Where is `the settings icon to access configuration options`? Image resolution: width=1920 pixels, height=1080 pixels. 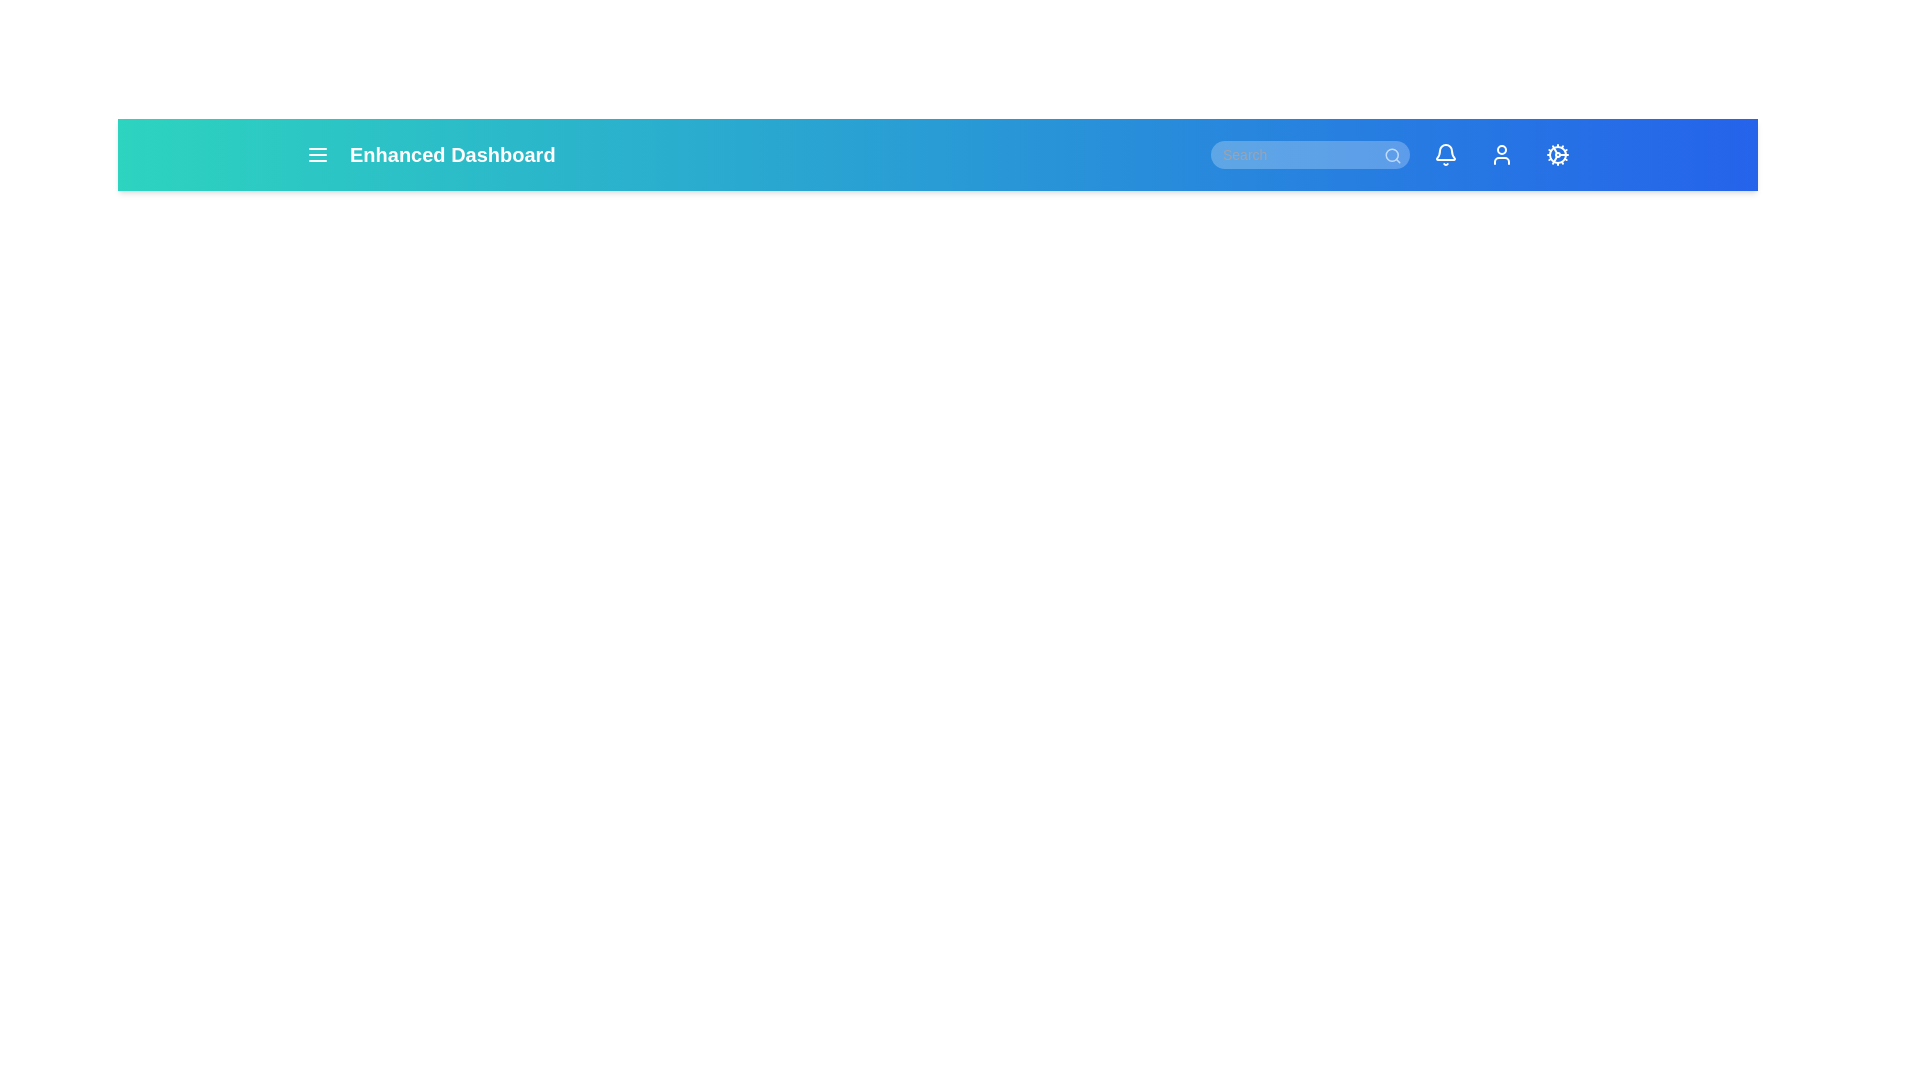
the settings icon to access configuration options is located at coordinates (1557, 153).